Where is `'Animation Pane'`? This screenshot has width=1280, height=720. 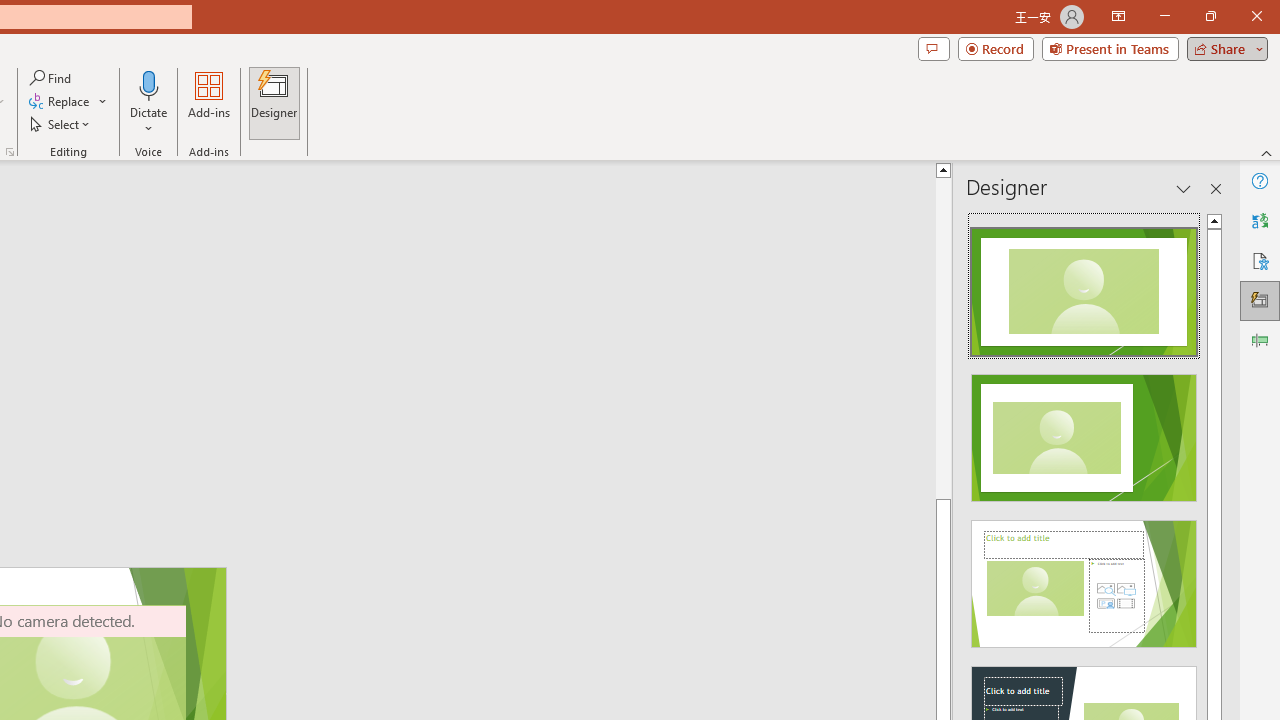
'Animation Pane' is located at coordinates (1259, 339).